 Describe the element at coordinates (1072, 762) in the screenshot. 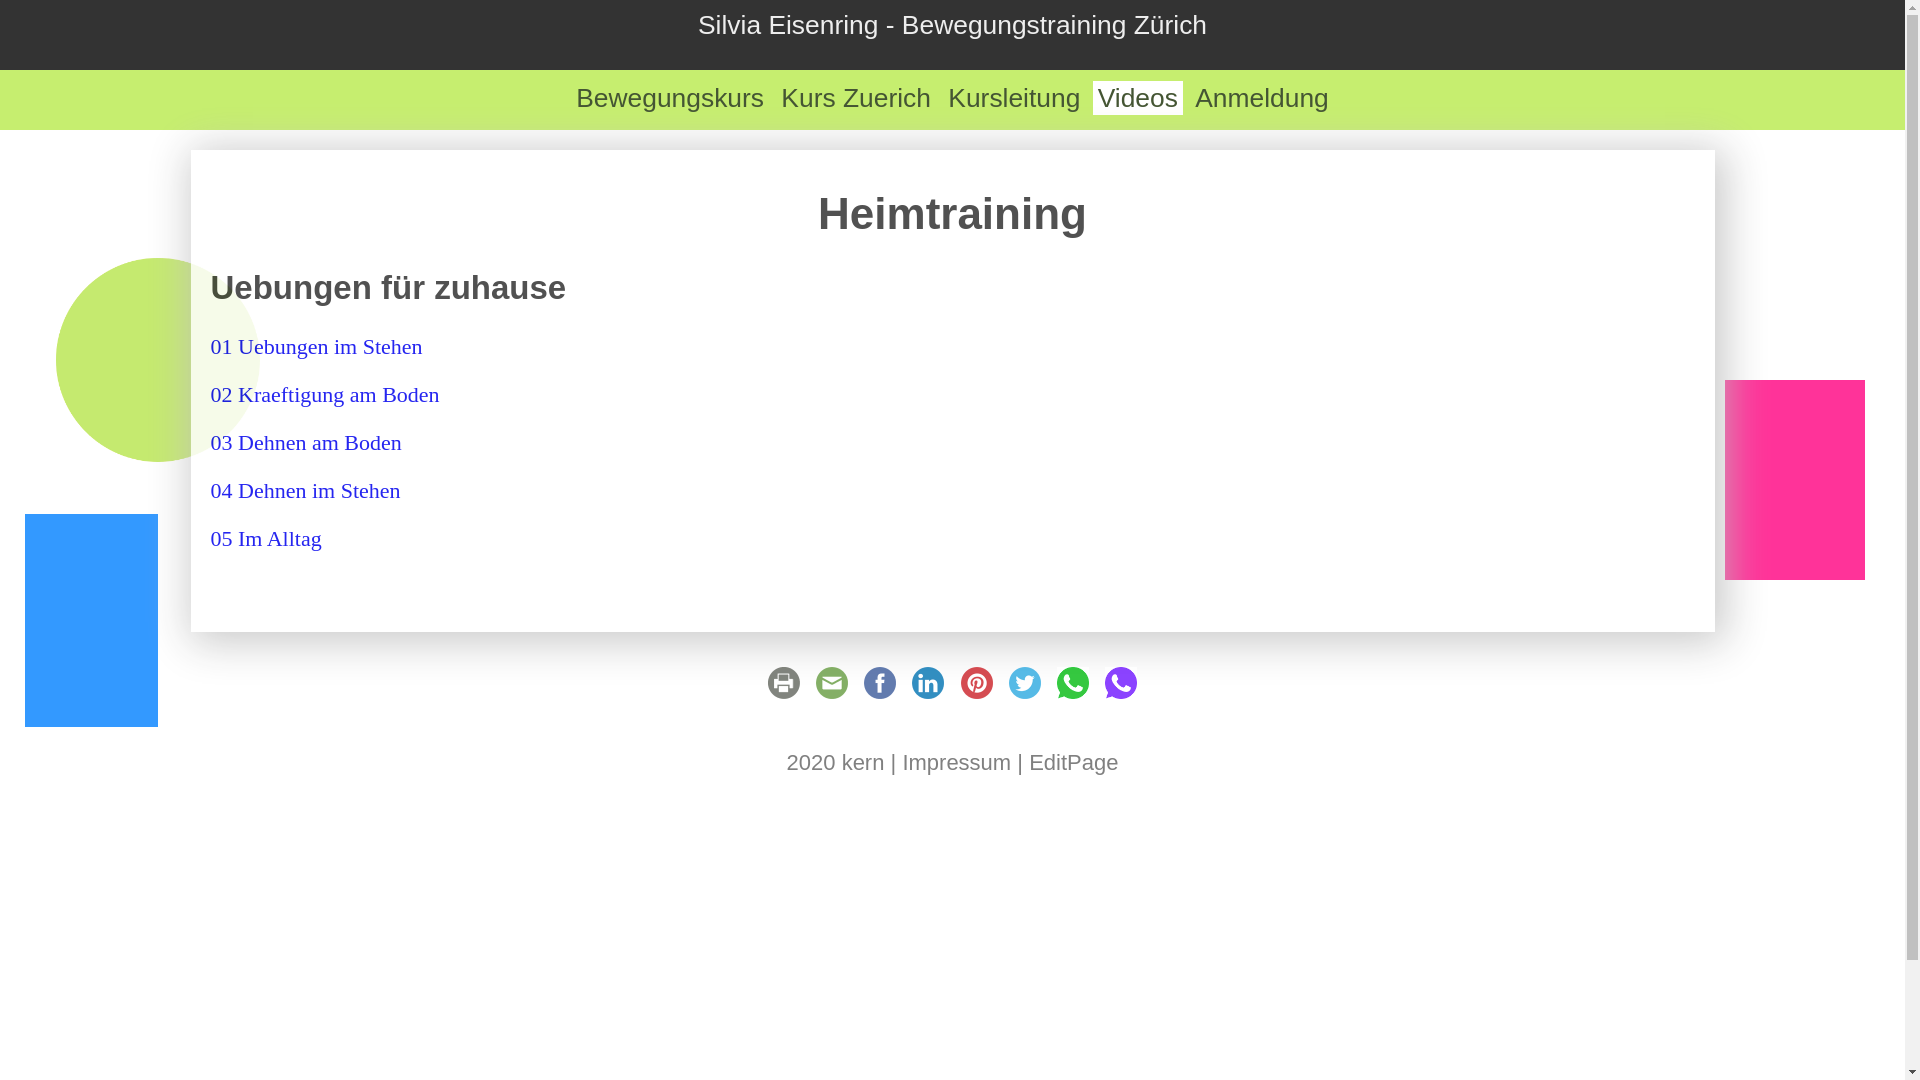

I see `'EditPage'` at that location.